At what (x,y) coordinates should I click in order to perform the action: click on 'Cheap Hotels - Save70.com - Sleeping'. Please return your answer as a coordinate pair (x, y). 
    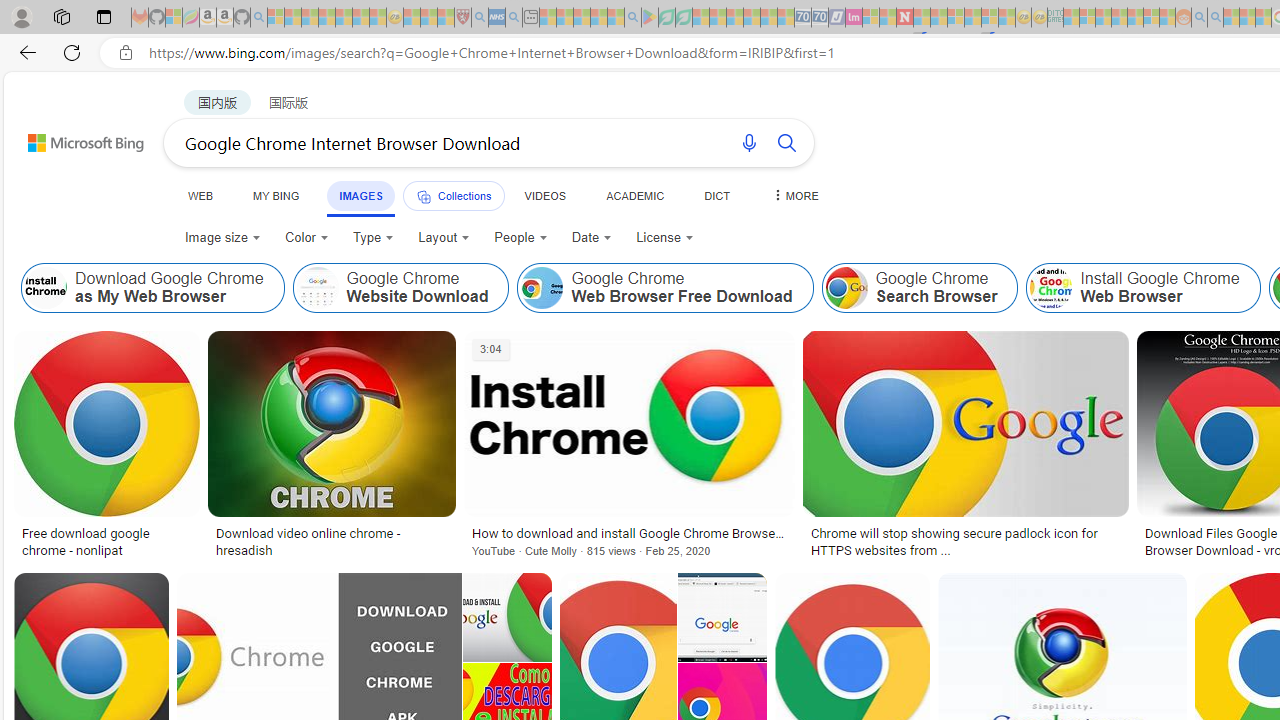
    Looking at the image, I should click on (819, 17).